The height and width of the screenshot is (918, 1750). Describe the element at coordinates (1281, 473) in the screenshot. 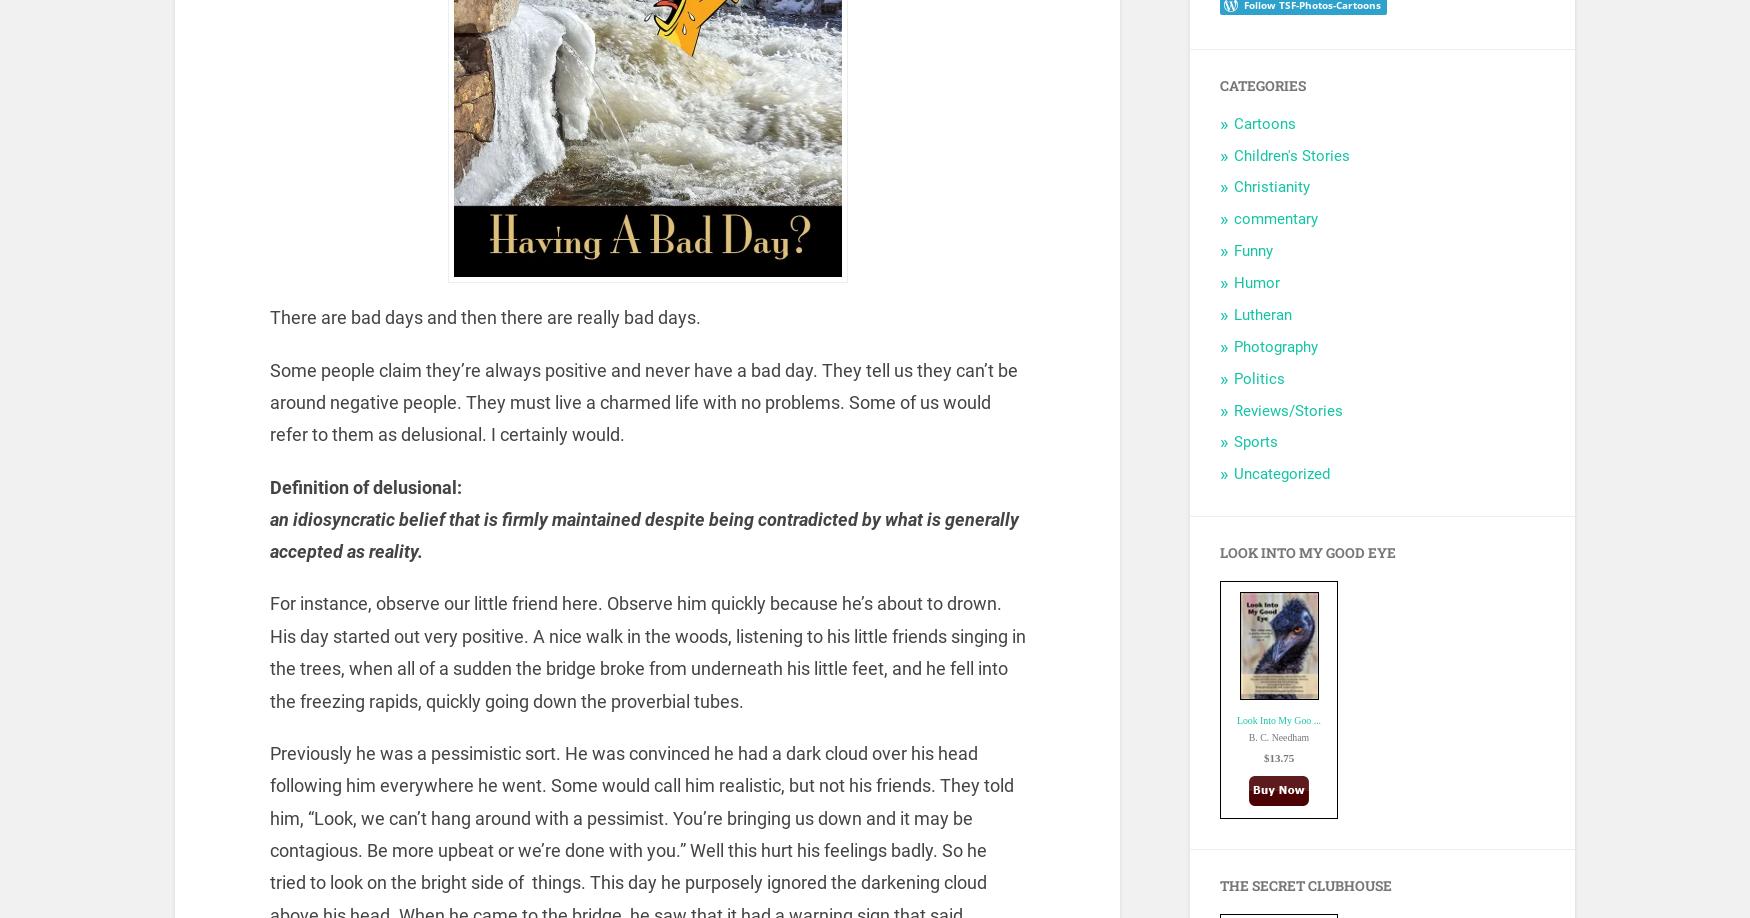

I see `'Uncategorized'` at that location.